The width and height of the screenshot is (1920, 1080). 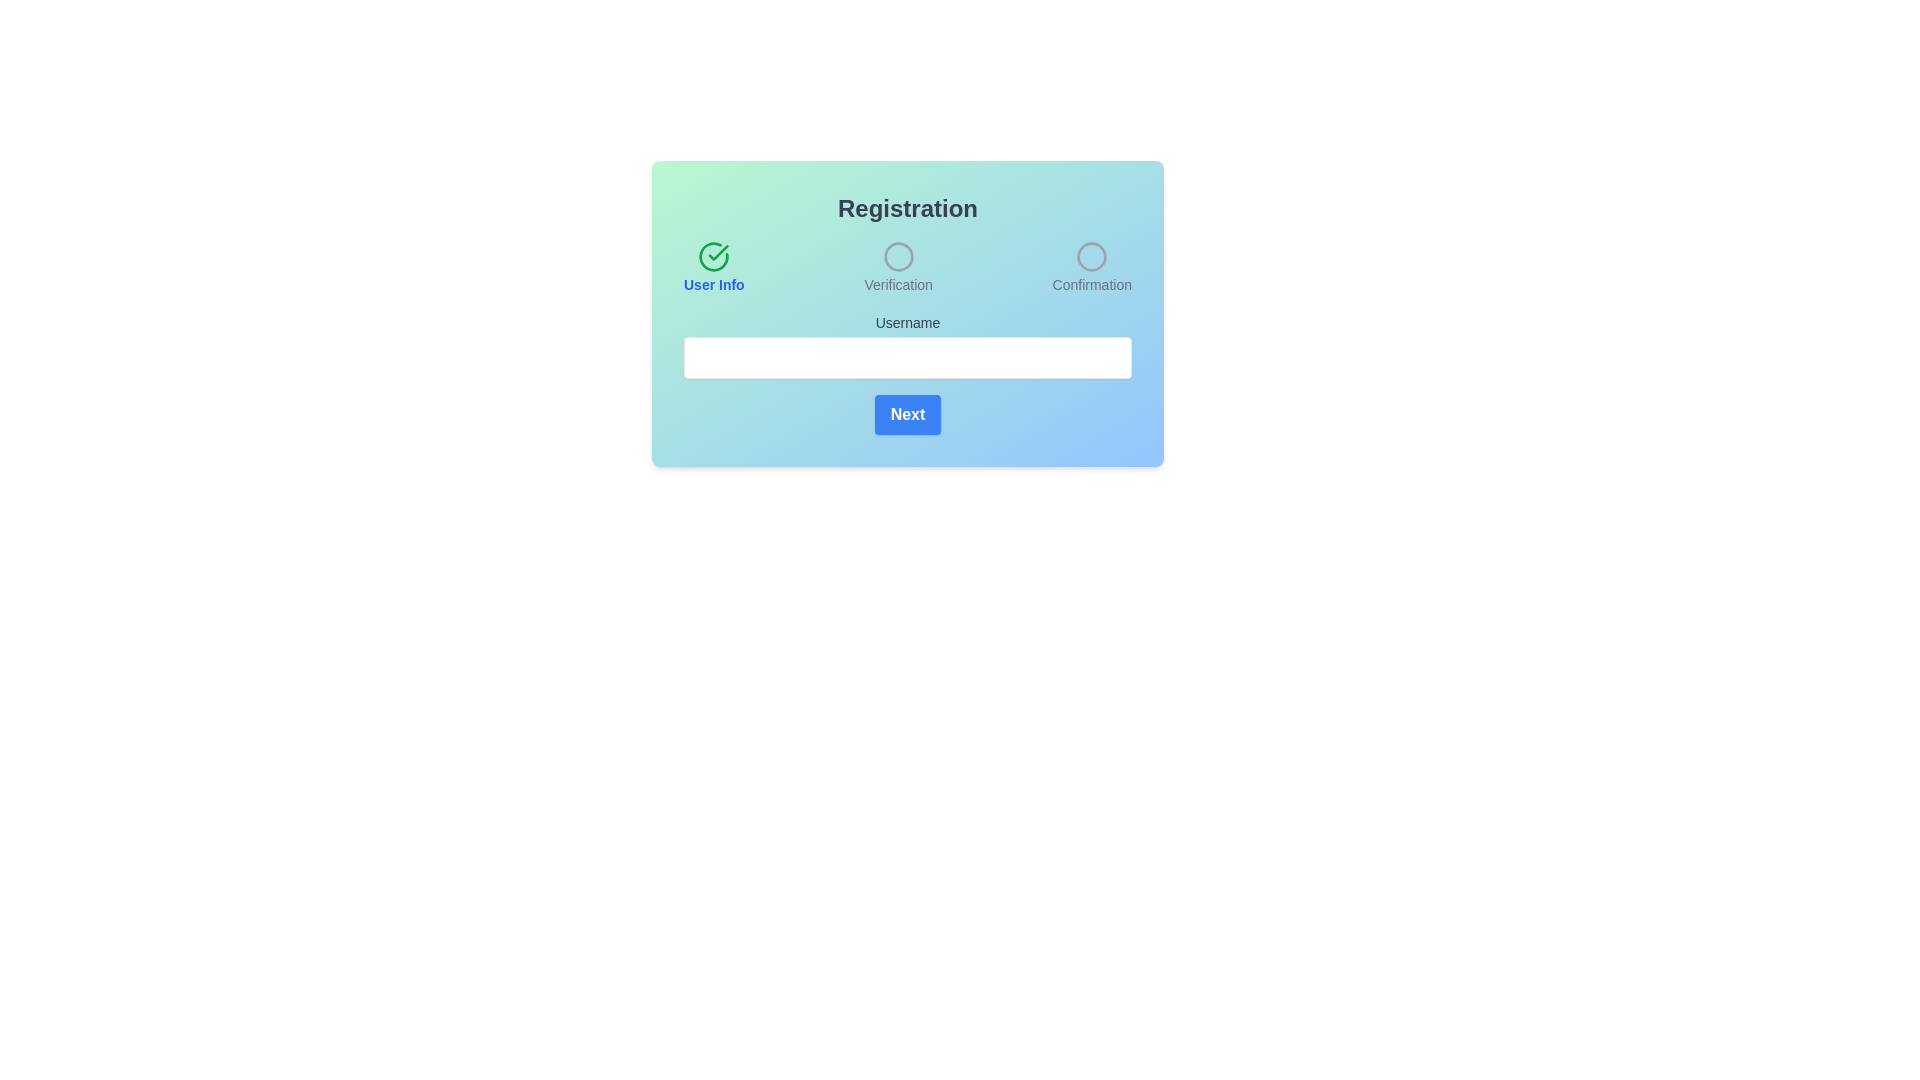 I want to click on the 'Verification' stage indicator in the registration process, which is centrally located in the progress bar, between 'User Info' and 'Confirmation', so click(x=906, y=268).